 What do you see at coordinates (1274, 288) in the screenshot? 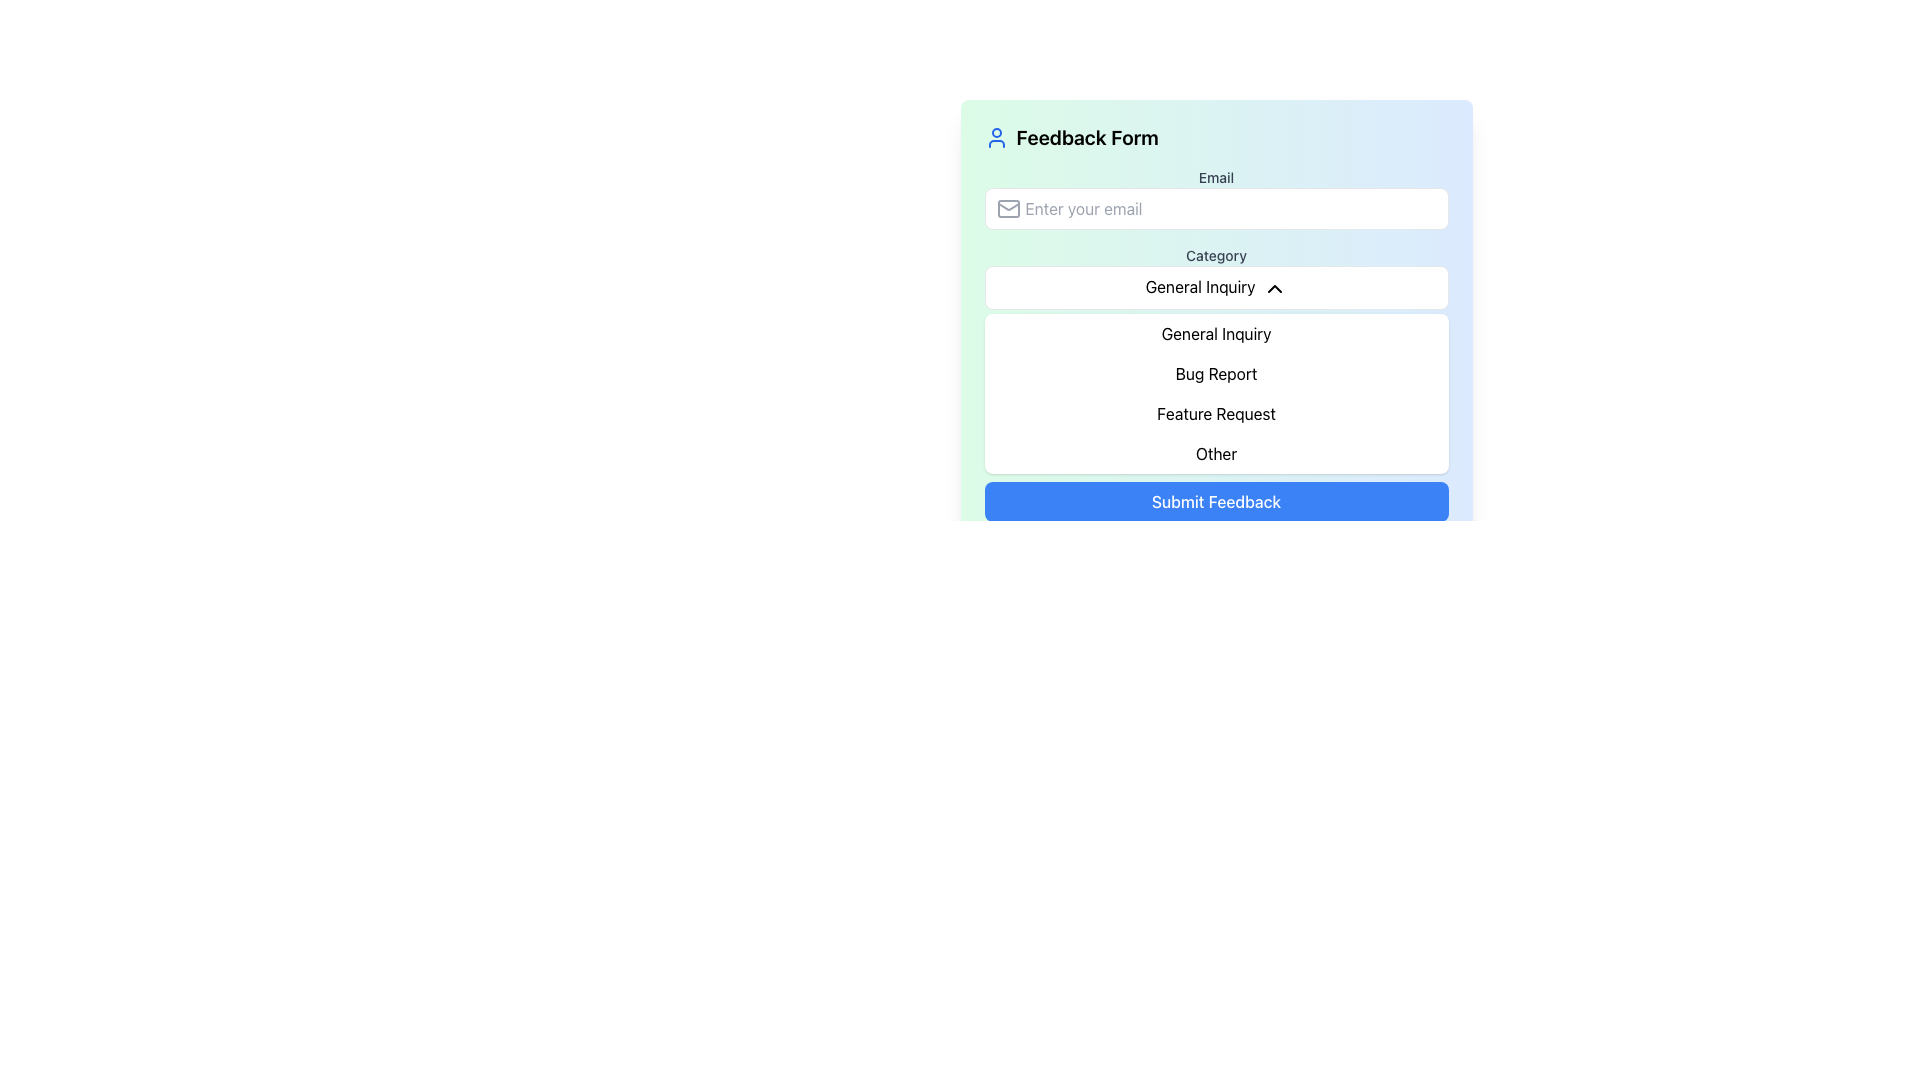
I see `the arrow icon in the 'Category' section that indicates the dropdown menu is expanded` at bounding box center [1274, 288].